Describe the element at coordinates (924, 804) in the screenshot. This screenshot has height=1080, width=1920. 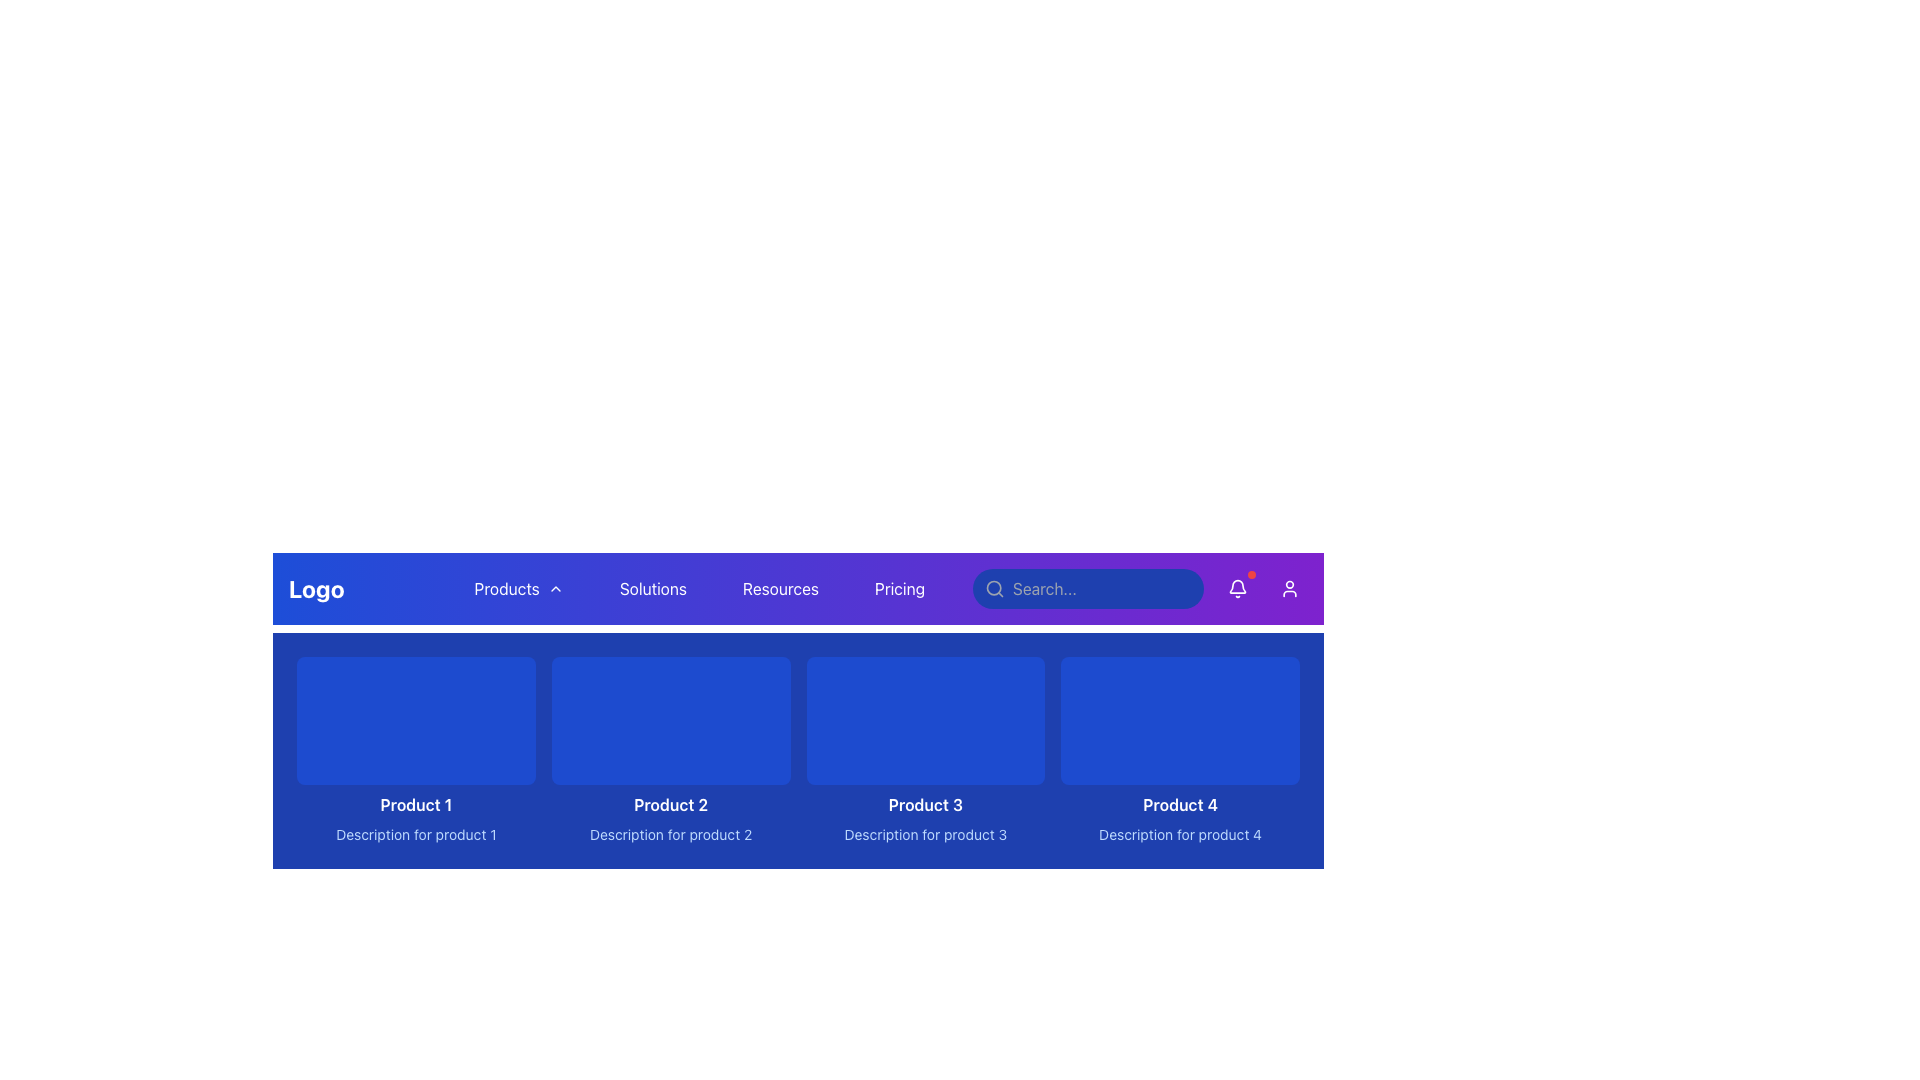
I see `the product name label located within the card layout, which is positioned third in a horizontal sequence of four cards, directly beneath an empty rectangle and above the description text` at that location.